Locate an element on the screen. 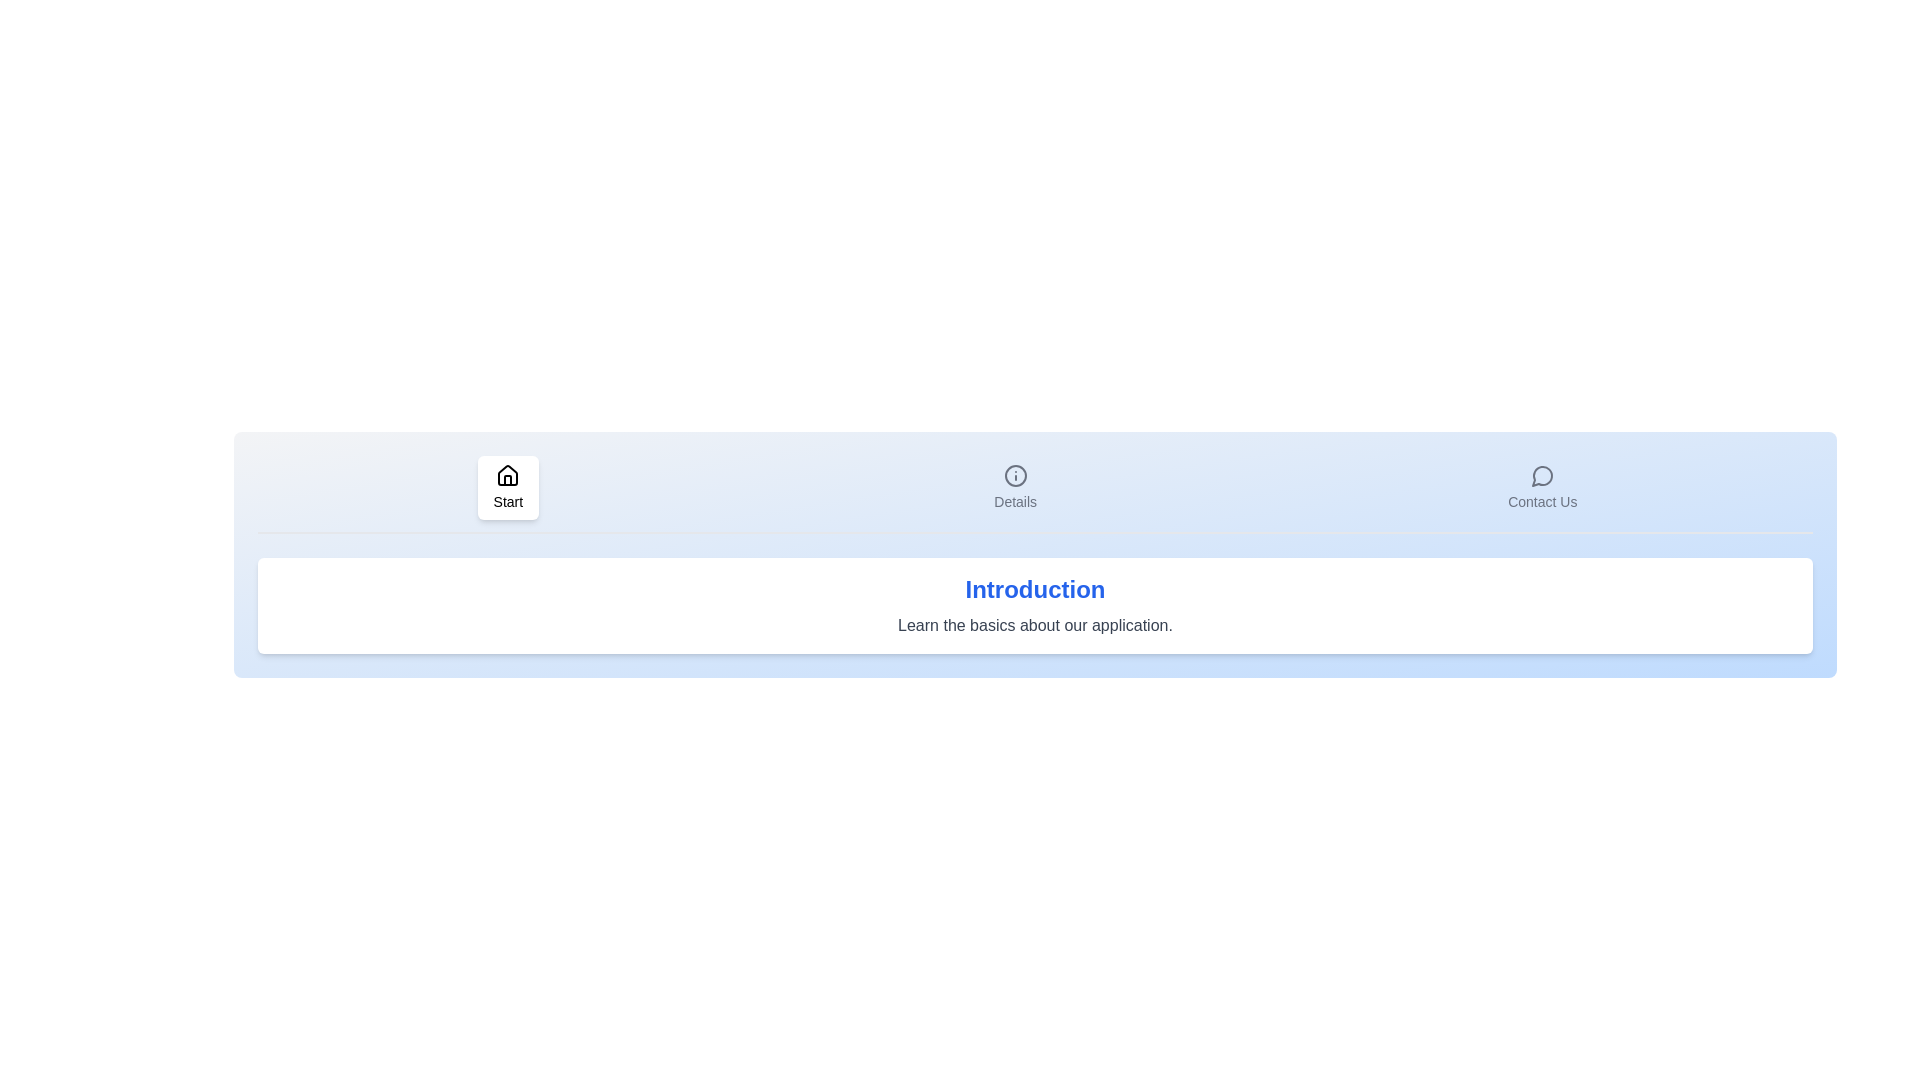 This screenshot has width=1920, height=1080. the icon of the Details tab to activate it is located at coordinates (1015, 488).